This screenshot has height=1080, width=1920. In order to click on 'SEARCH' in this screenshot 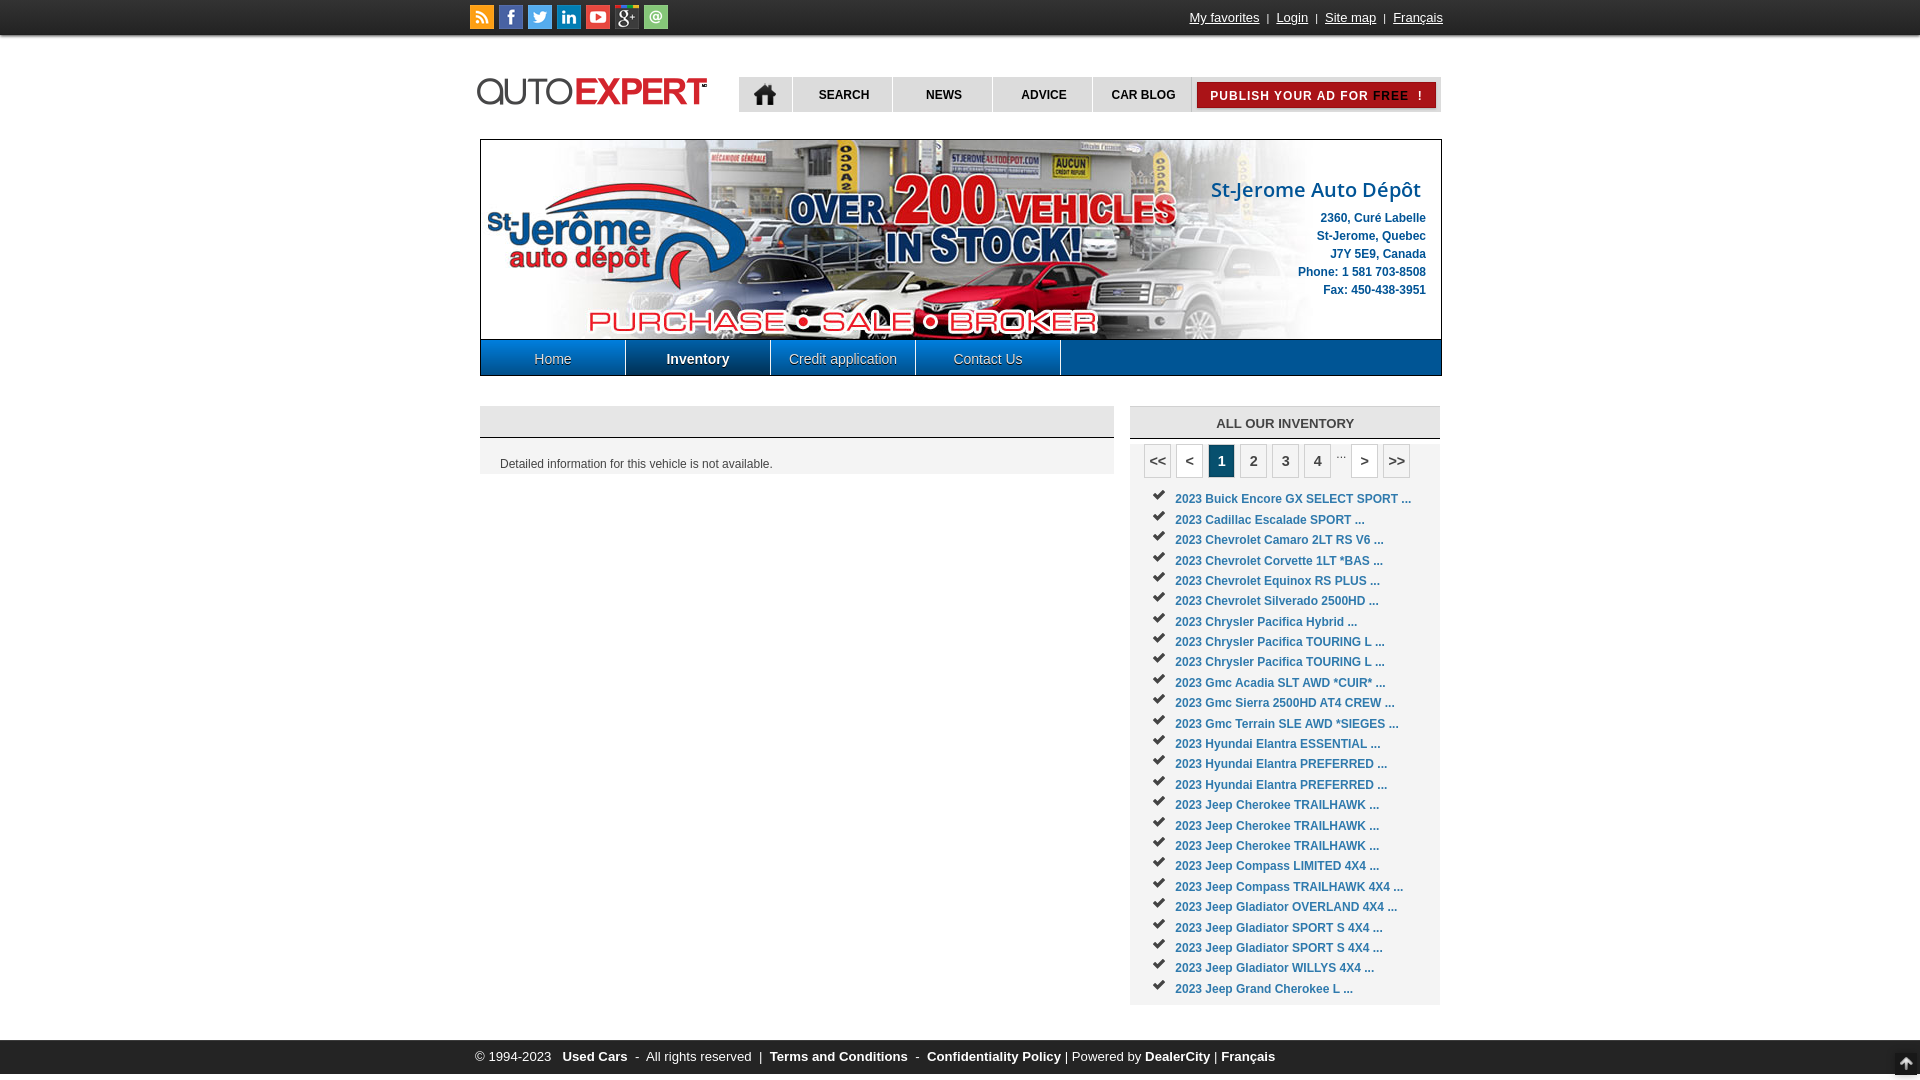, I will do `click(841, 94)`.